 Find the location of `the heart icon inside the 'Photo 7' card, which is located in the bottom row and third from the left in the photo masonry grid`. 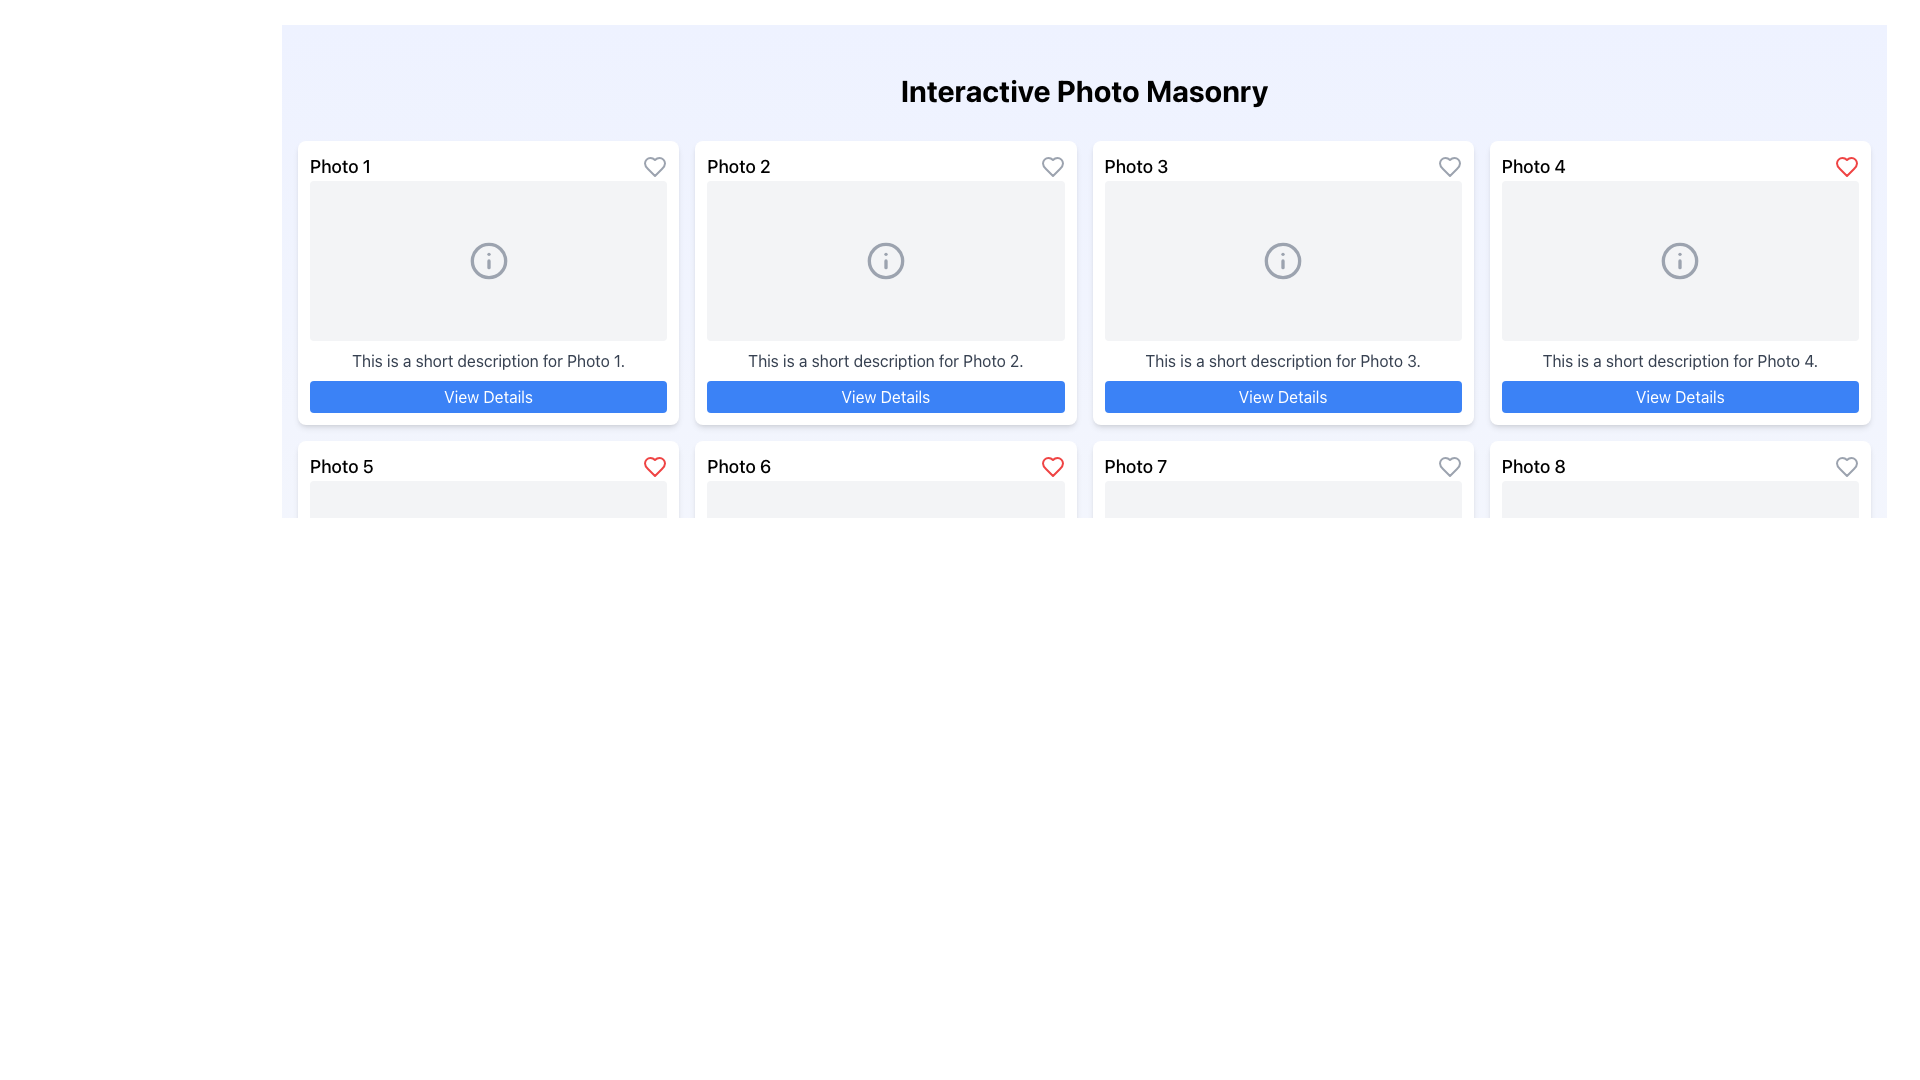

the heart icon inside the 'Photo 7' card, which is located in the bottom row and third from the left in the photo masonry grid is located at coordinates (1449, 466).